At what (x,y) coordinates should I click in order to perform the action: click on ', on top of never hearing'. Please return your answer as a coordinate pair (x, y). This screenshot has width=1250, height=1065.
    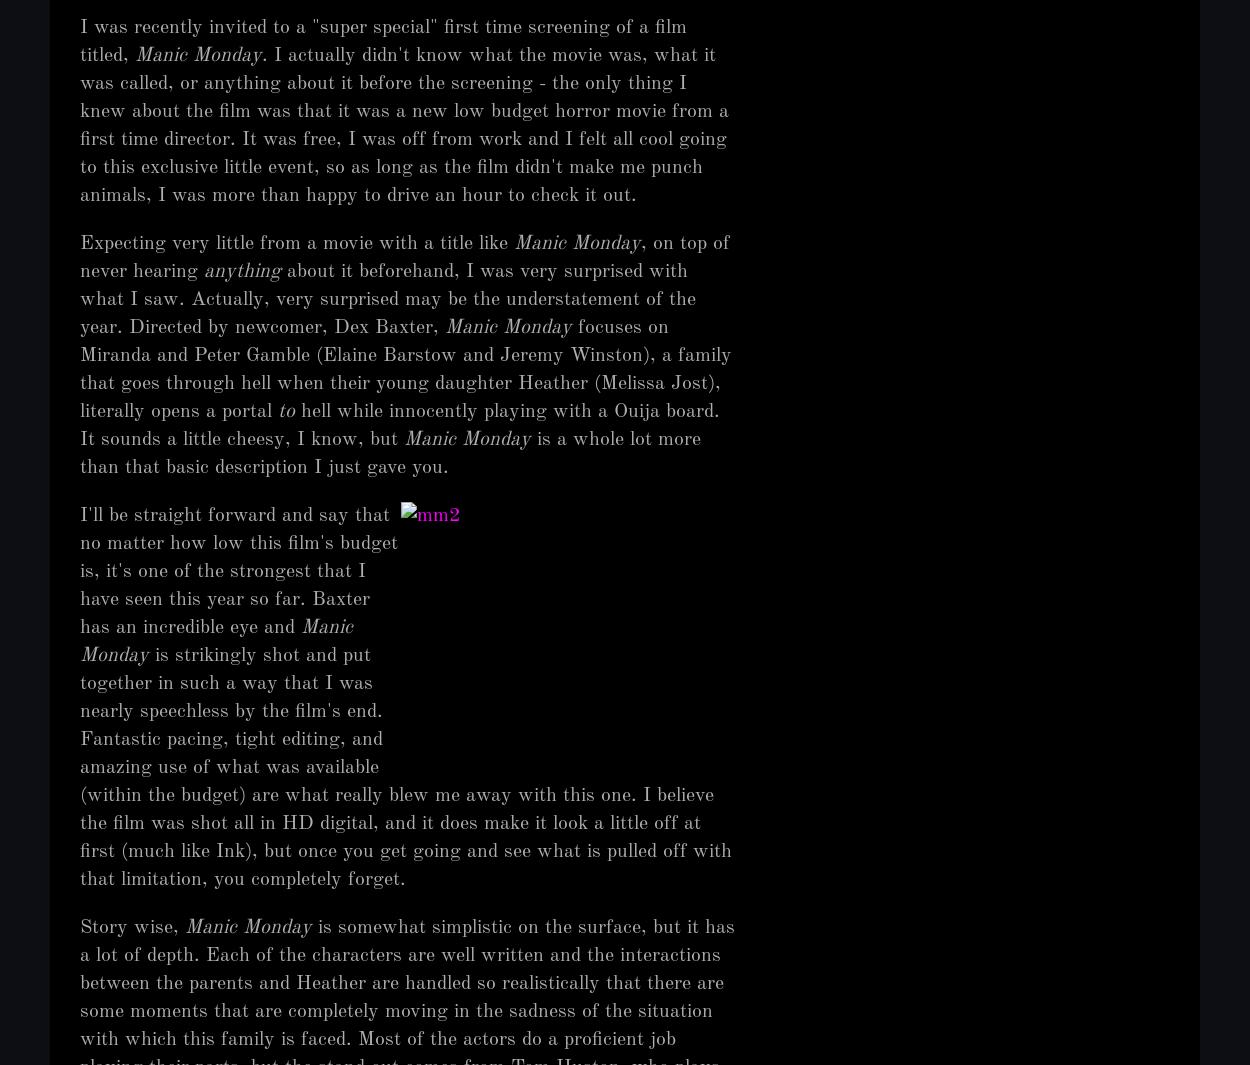
    Looking at the image, I should click on (79, 257).